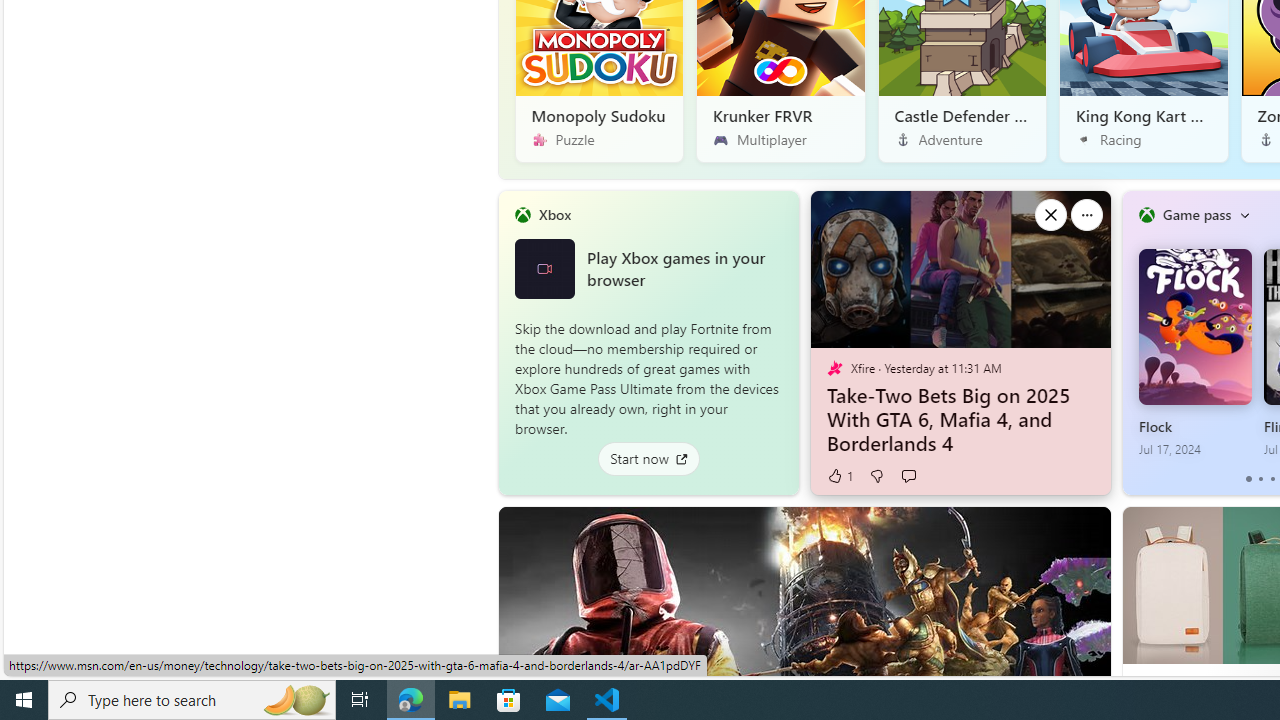 The height and width of the screenshot is (720, 1280). I want to click on 'Flock Jul 17, 2024', so click(1194, 352).